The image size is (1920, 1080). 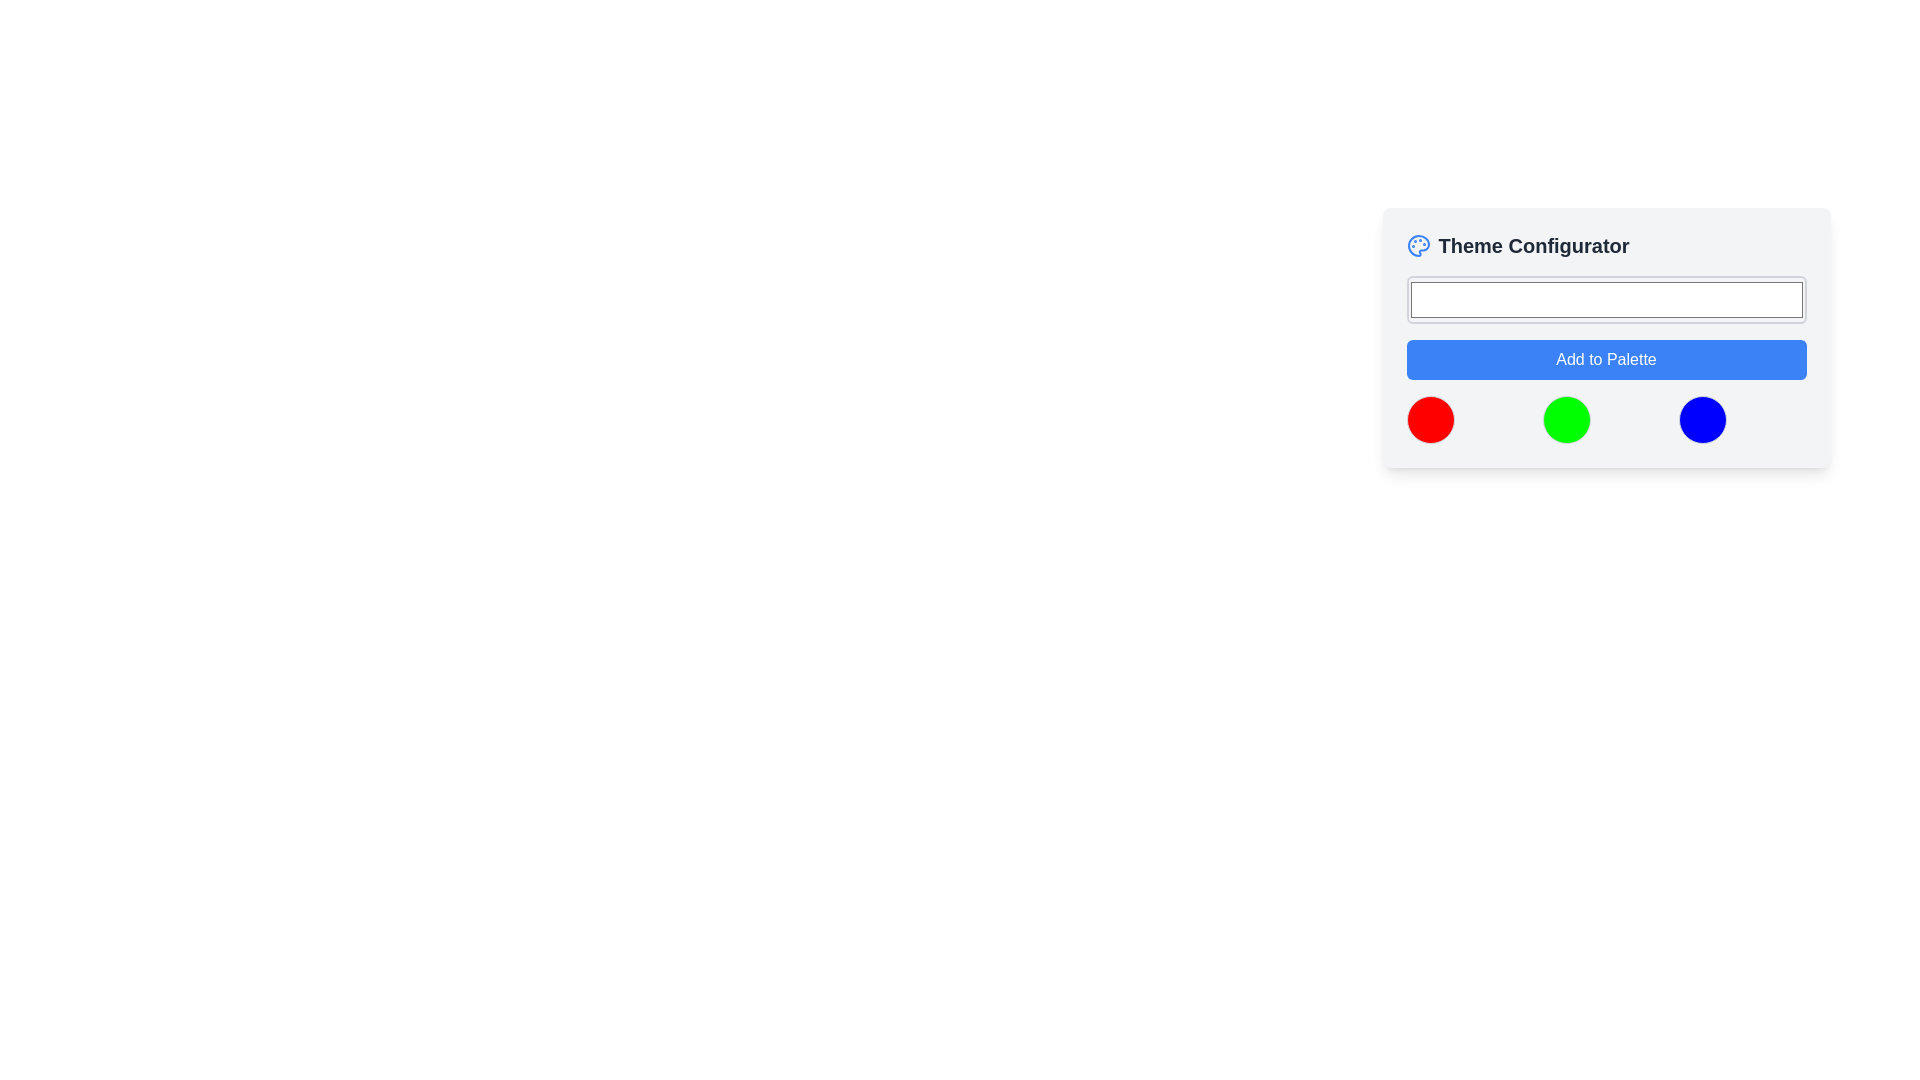 What do you see at coordinates (1417, 245) in the screenshot?
I see `the color palette icon located at the top-left of the theme configuration interface` at bounding box center [1417, 245].